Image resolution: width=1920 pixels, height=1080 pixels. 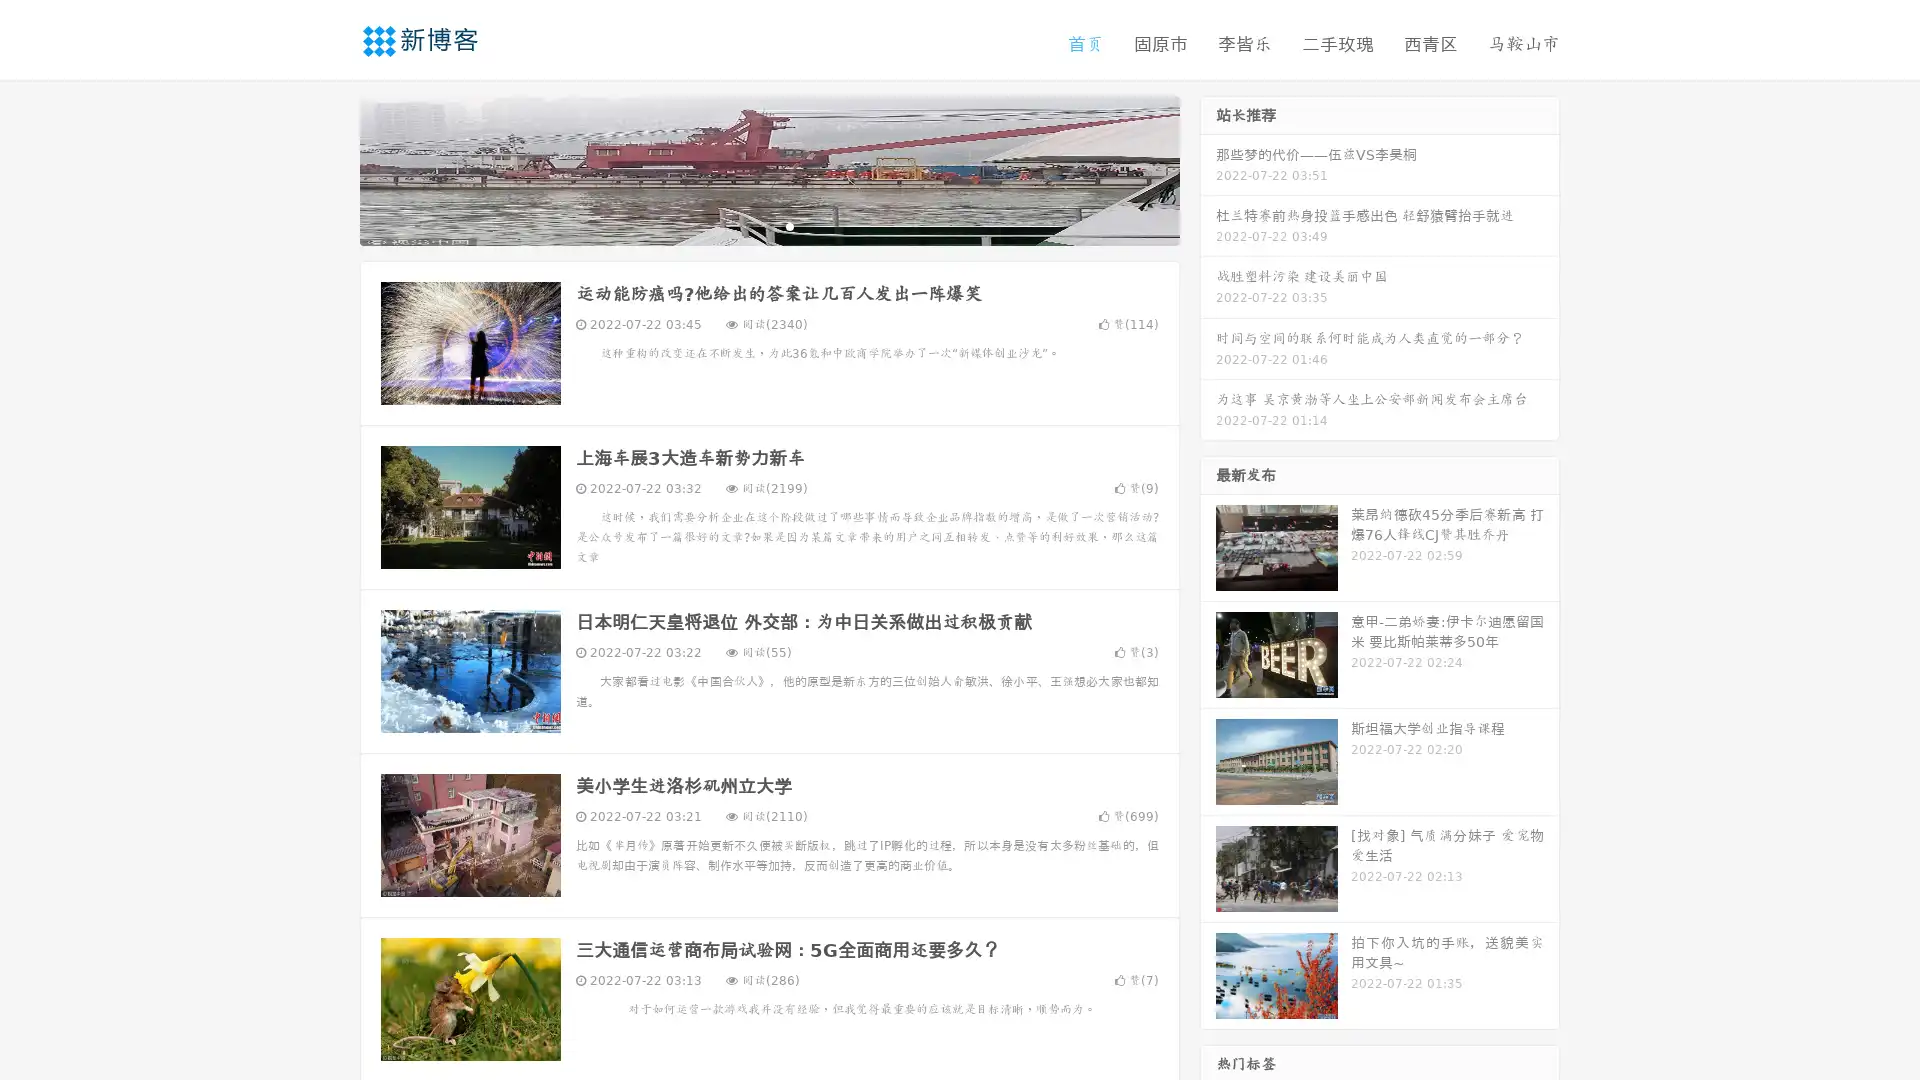 I want to click on Go to slide 1, so click(x=748, y=225).